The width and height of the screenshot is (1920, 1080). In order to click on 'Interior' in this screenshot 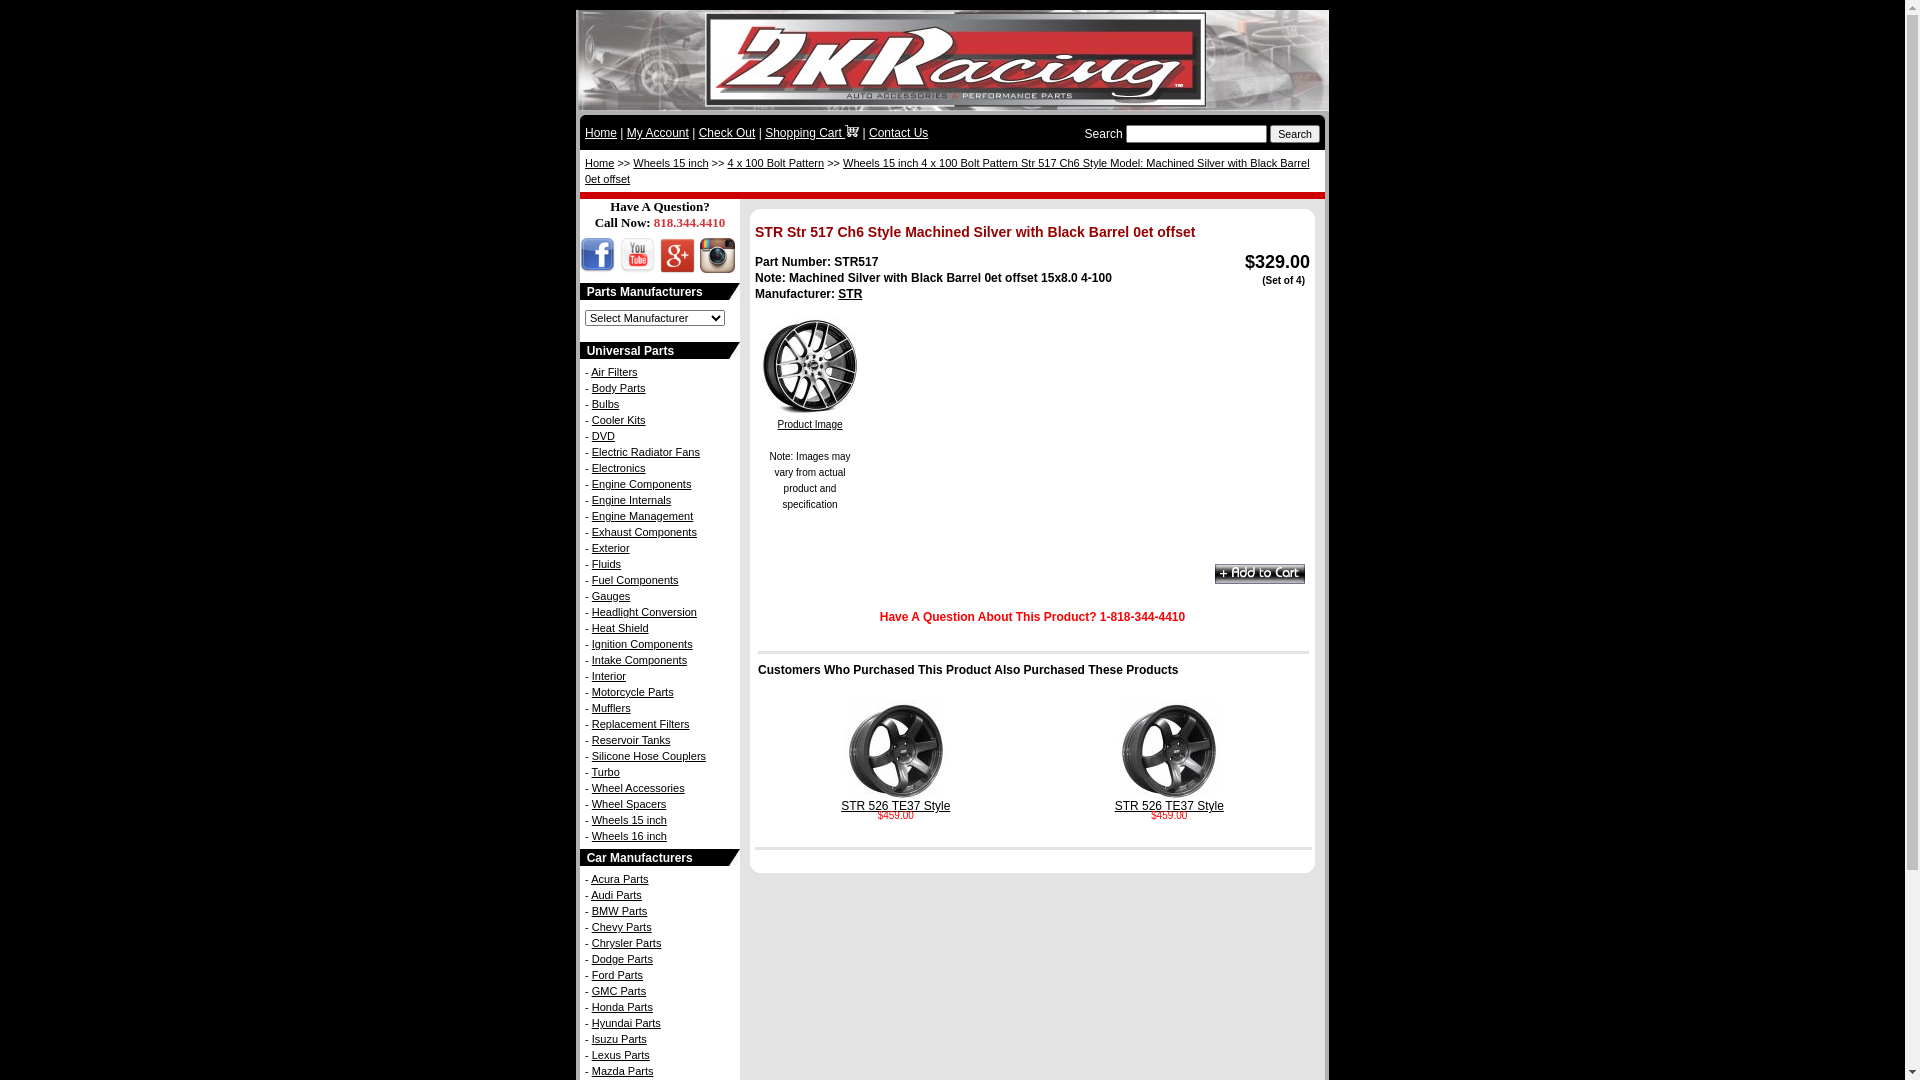, I will do `click(608, 675)`.